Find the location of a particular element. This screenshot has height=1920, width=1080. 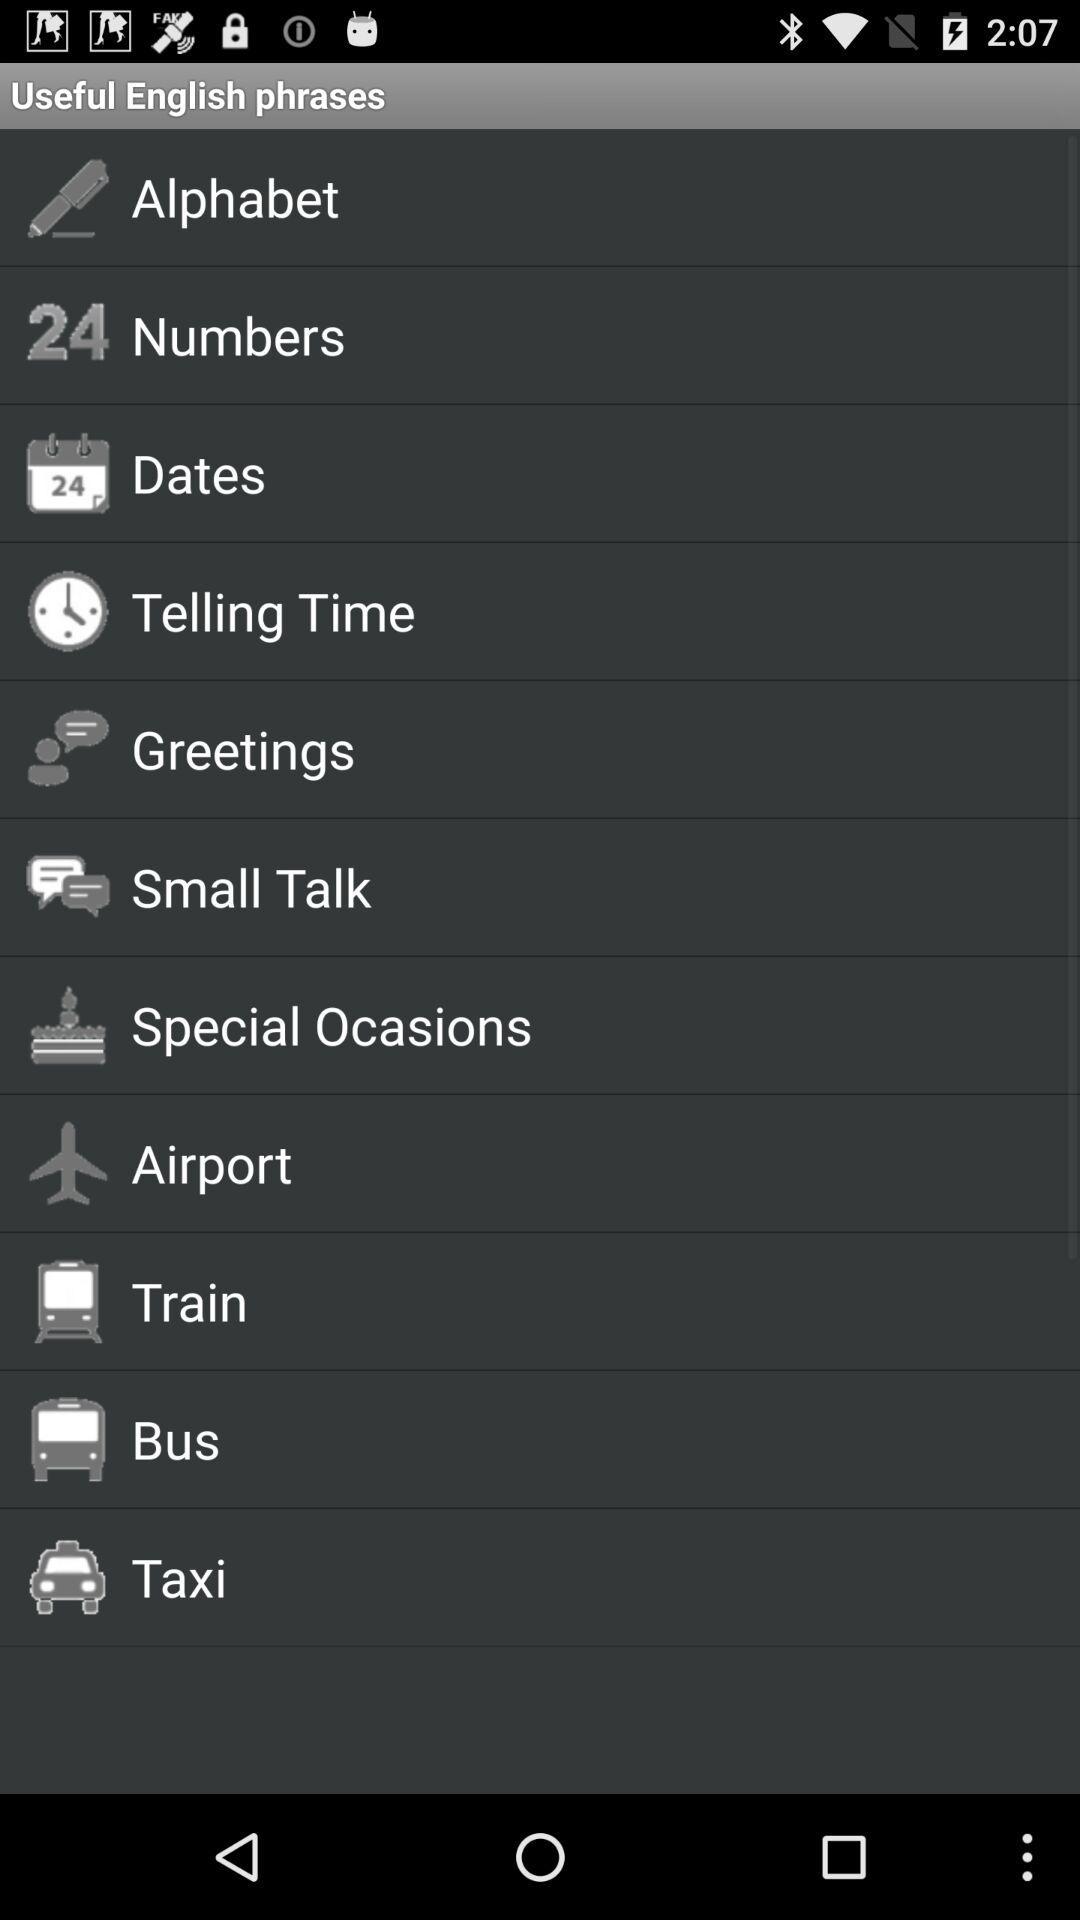

bus app is located at coordinates (582, 1437).